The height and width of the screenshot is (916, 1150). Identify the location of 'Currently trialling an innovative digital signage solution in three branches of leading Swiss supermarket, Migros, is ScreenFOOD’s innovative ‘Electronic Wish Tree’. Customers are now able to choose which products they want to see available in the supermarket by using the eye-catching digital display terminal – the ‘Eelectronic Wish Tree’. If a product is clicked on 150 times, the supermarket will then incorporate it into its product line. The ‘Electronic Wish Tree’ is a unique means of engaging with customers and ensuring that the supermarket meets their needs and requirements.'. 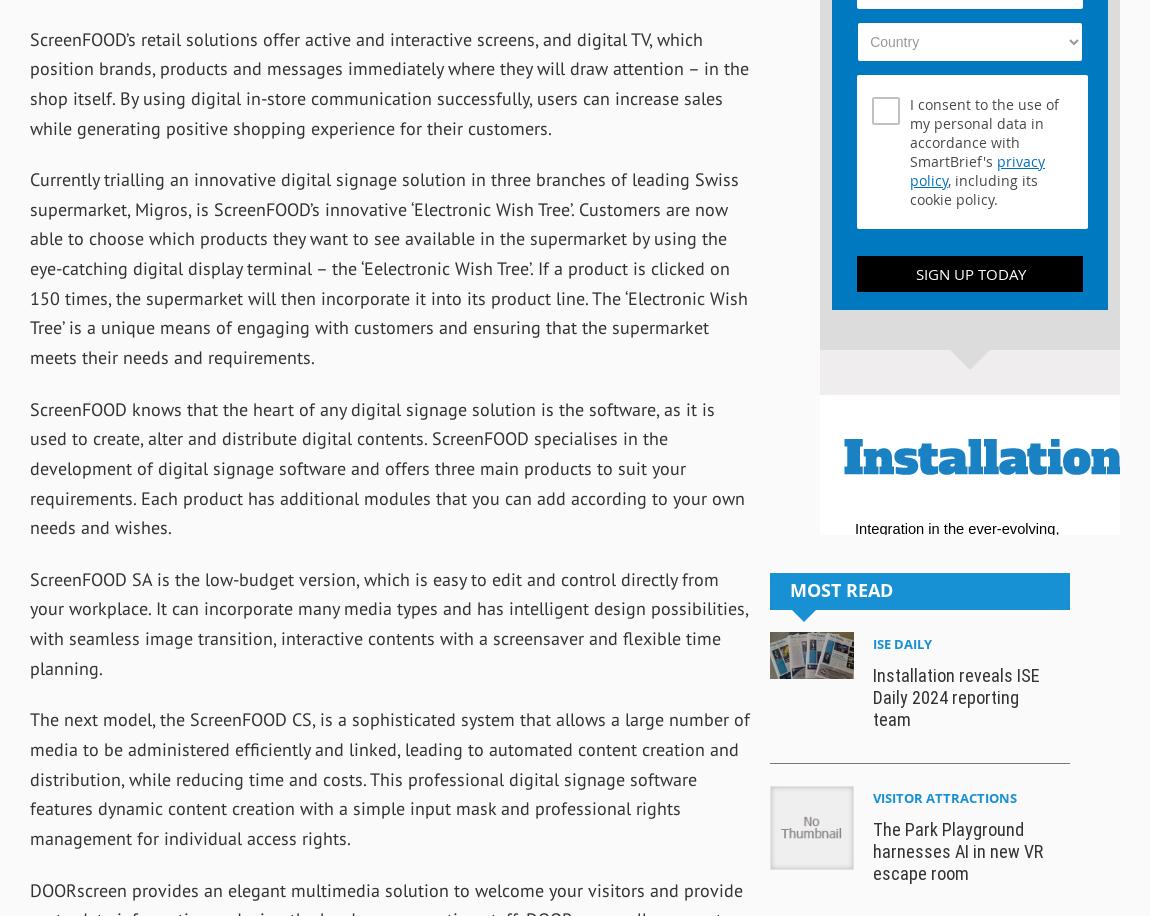
(388, 268).